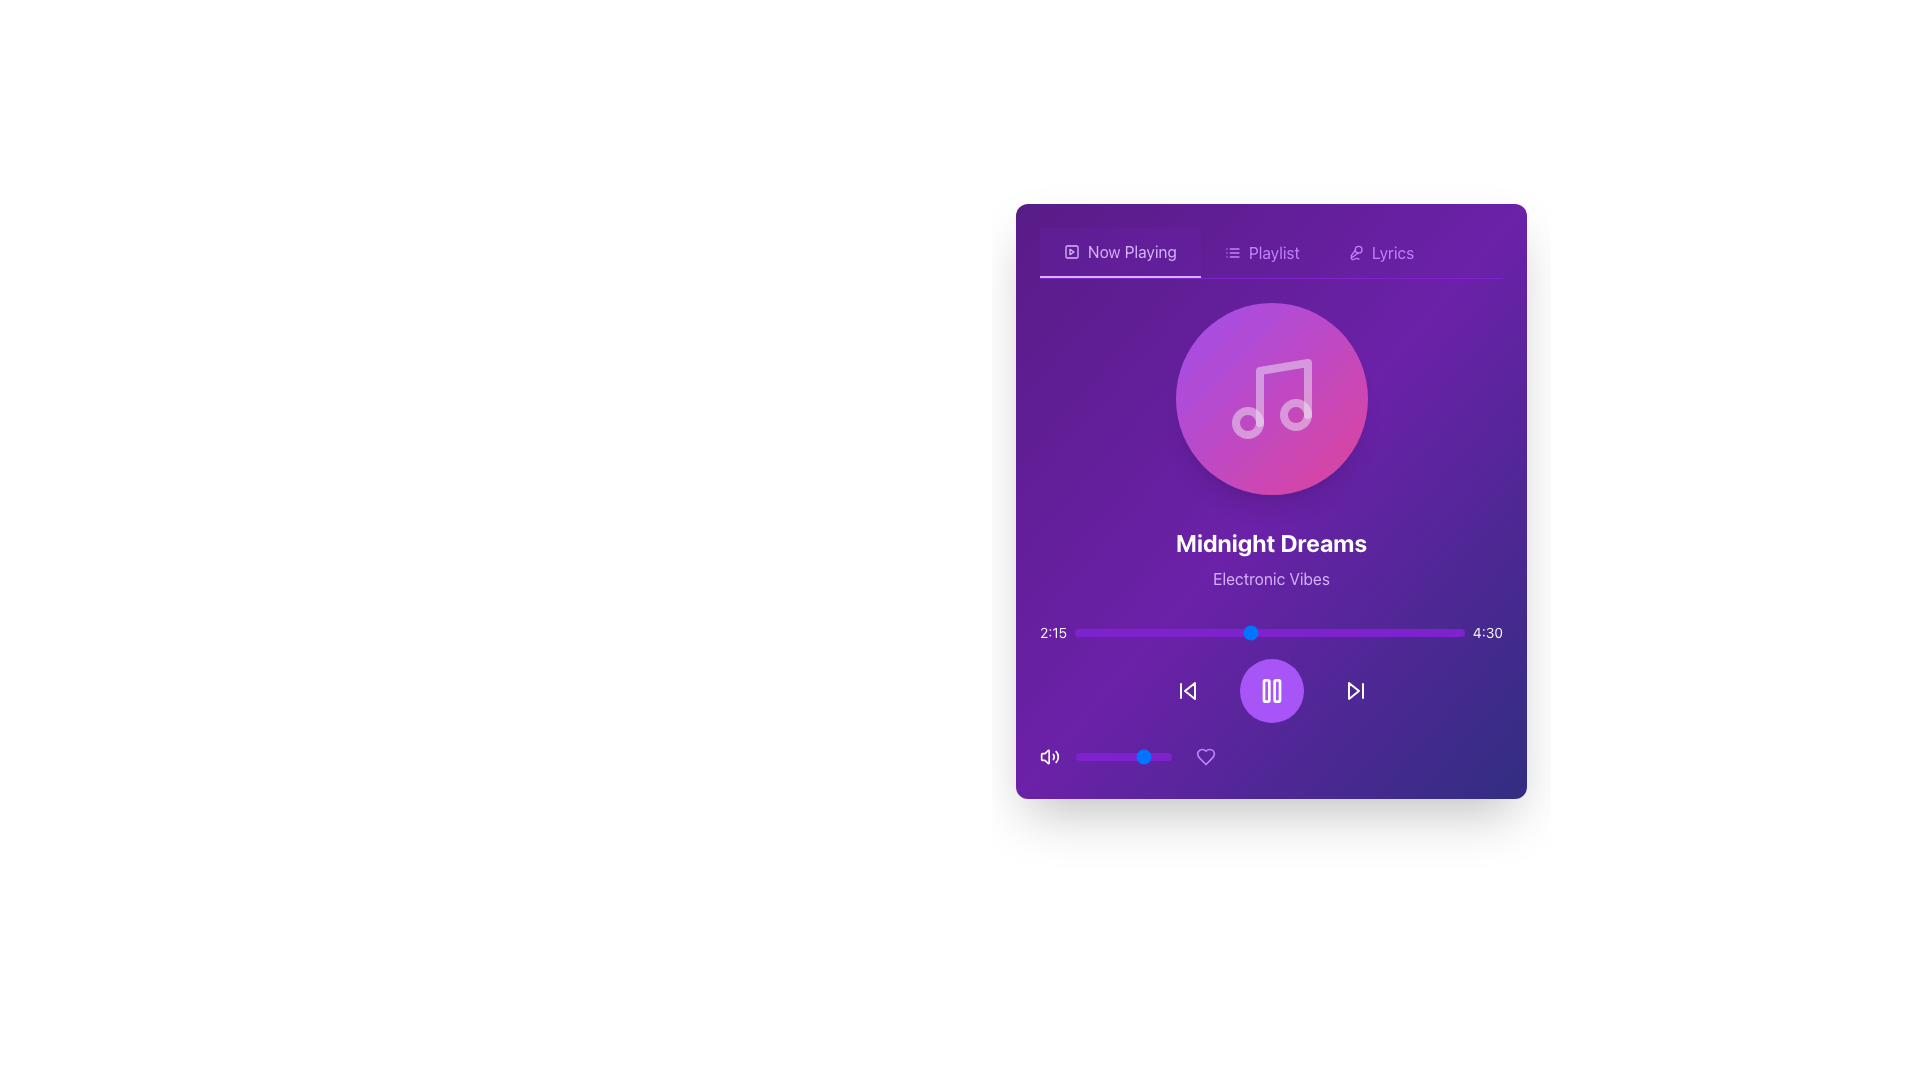 The width and height of the screenshot is (1920, 1080). What do you see at coordinates (1187, 689) in the screenshot?
I see `the backward skip button, which is located centrally at the bottom of the media playback interface, to trigger the hover effect` at bounding box center [1187, 689].